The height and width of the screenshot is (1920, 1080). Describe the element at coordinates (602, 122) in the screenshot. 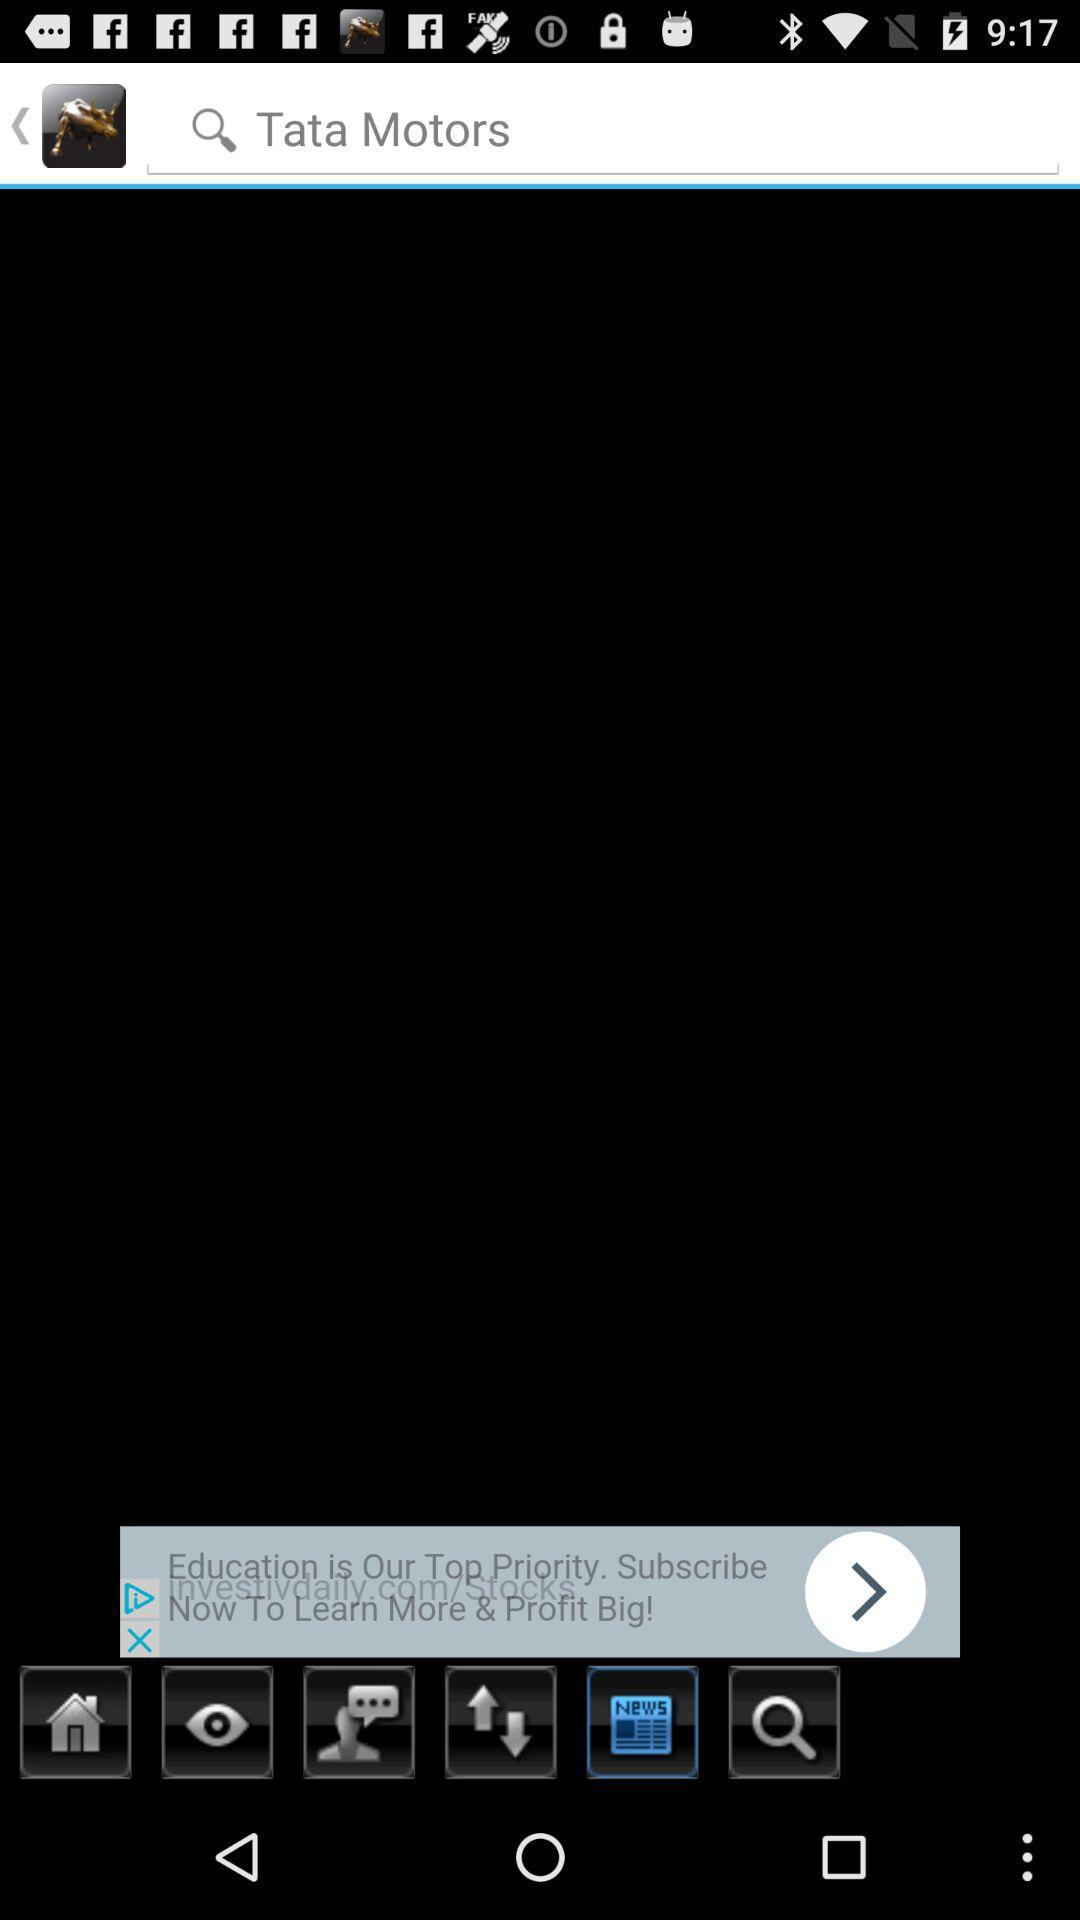

I see `words to search` at that location.